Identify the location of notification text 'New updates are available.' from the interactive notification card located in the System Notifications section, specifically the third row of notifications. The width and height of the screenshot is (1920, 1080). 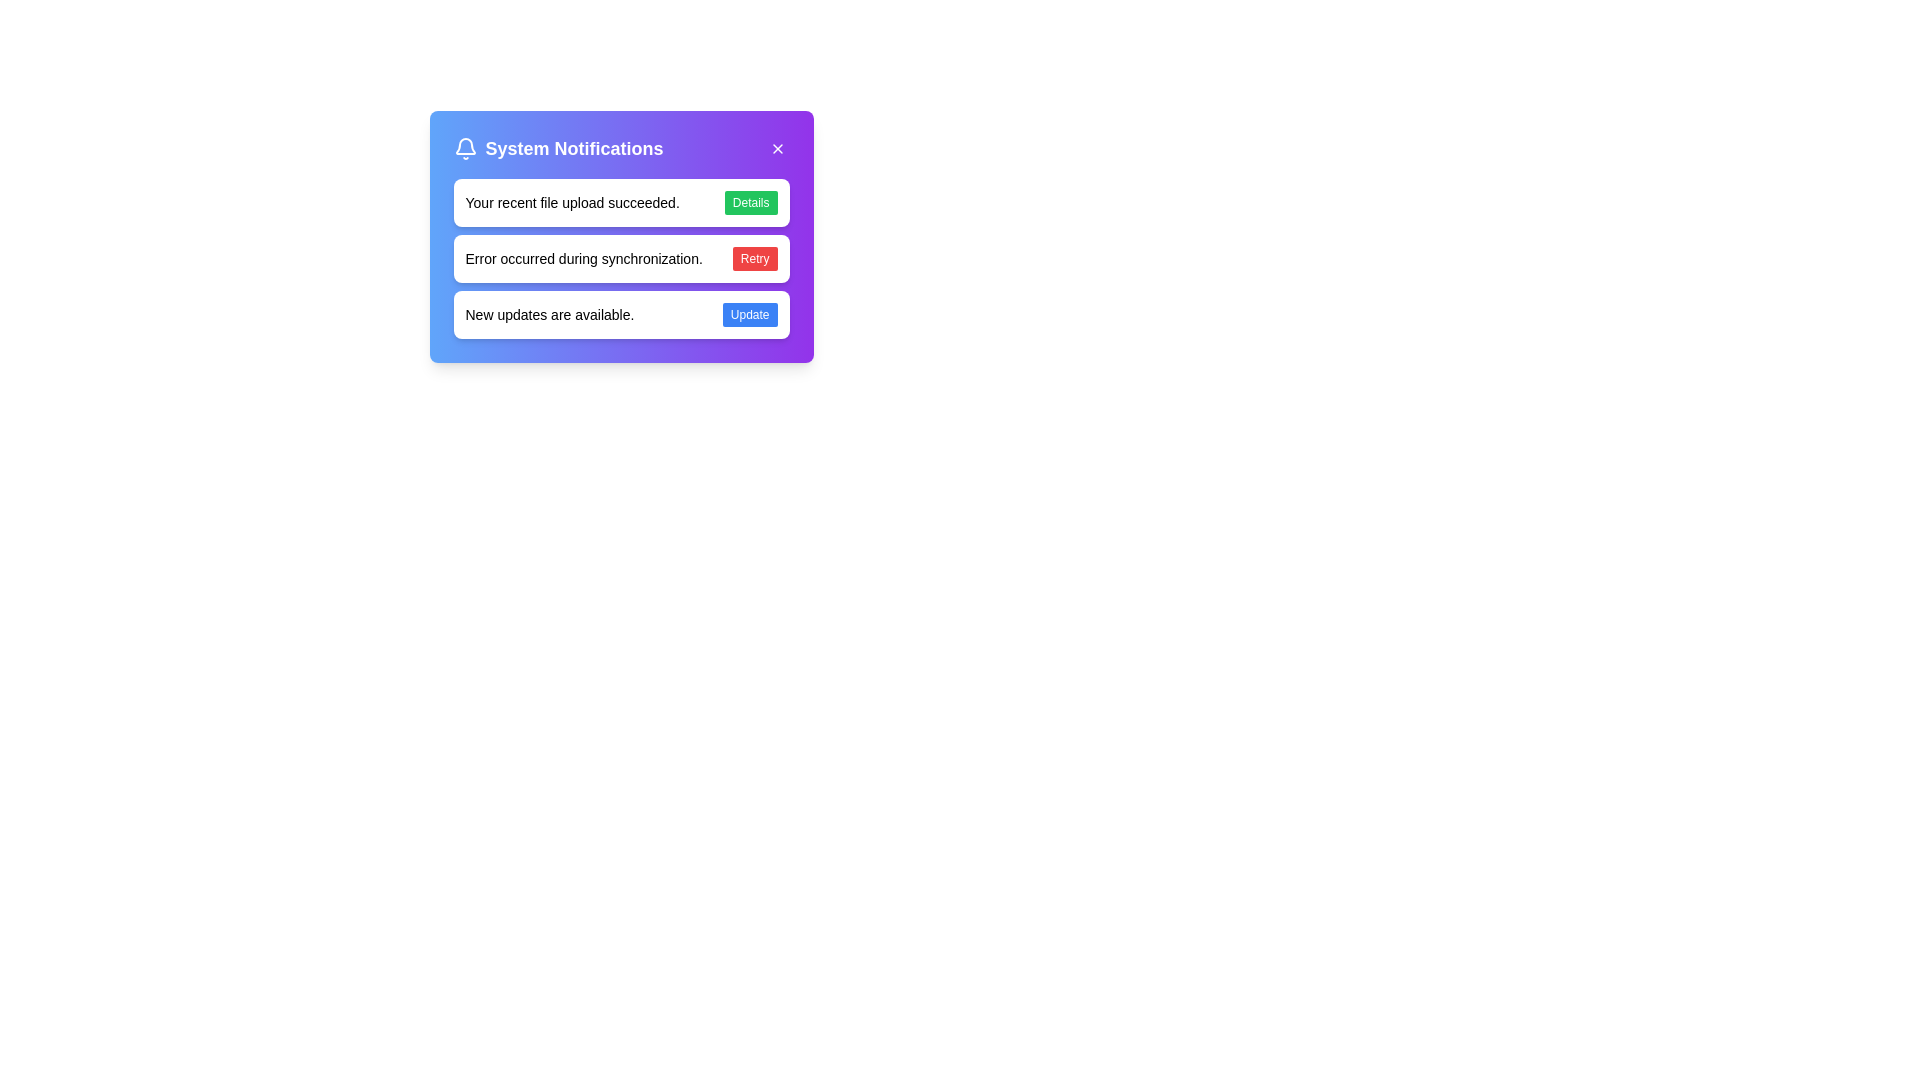
(620, 315).